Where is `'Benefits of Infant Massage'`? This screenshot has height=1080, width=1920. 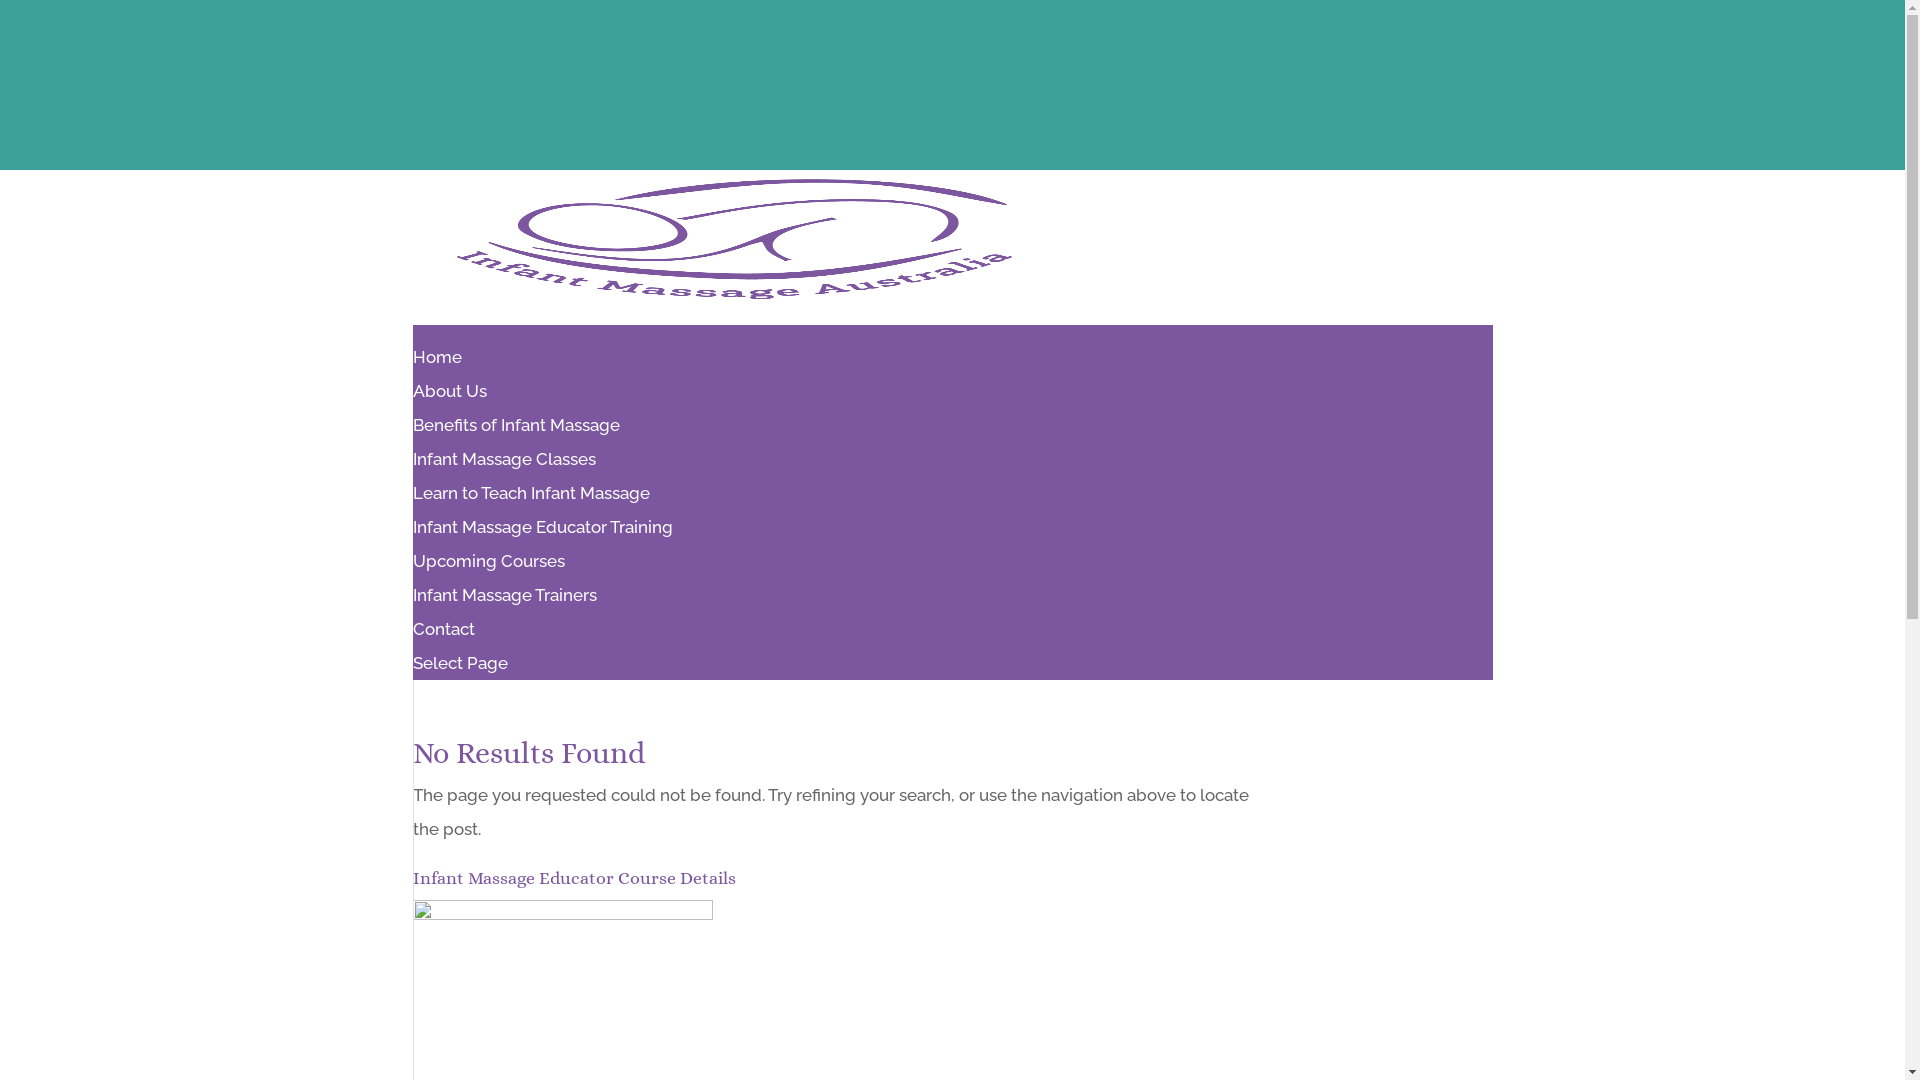 'Benefits of Infant Massage' is located at coordinates (515, 434).